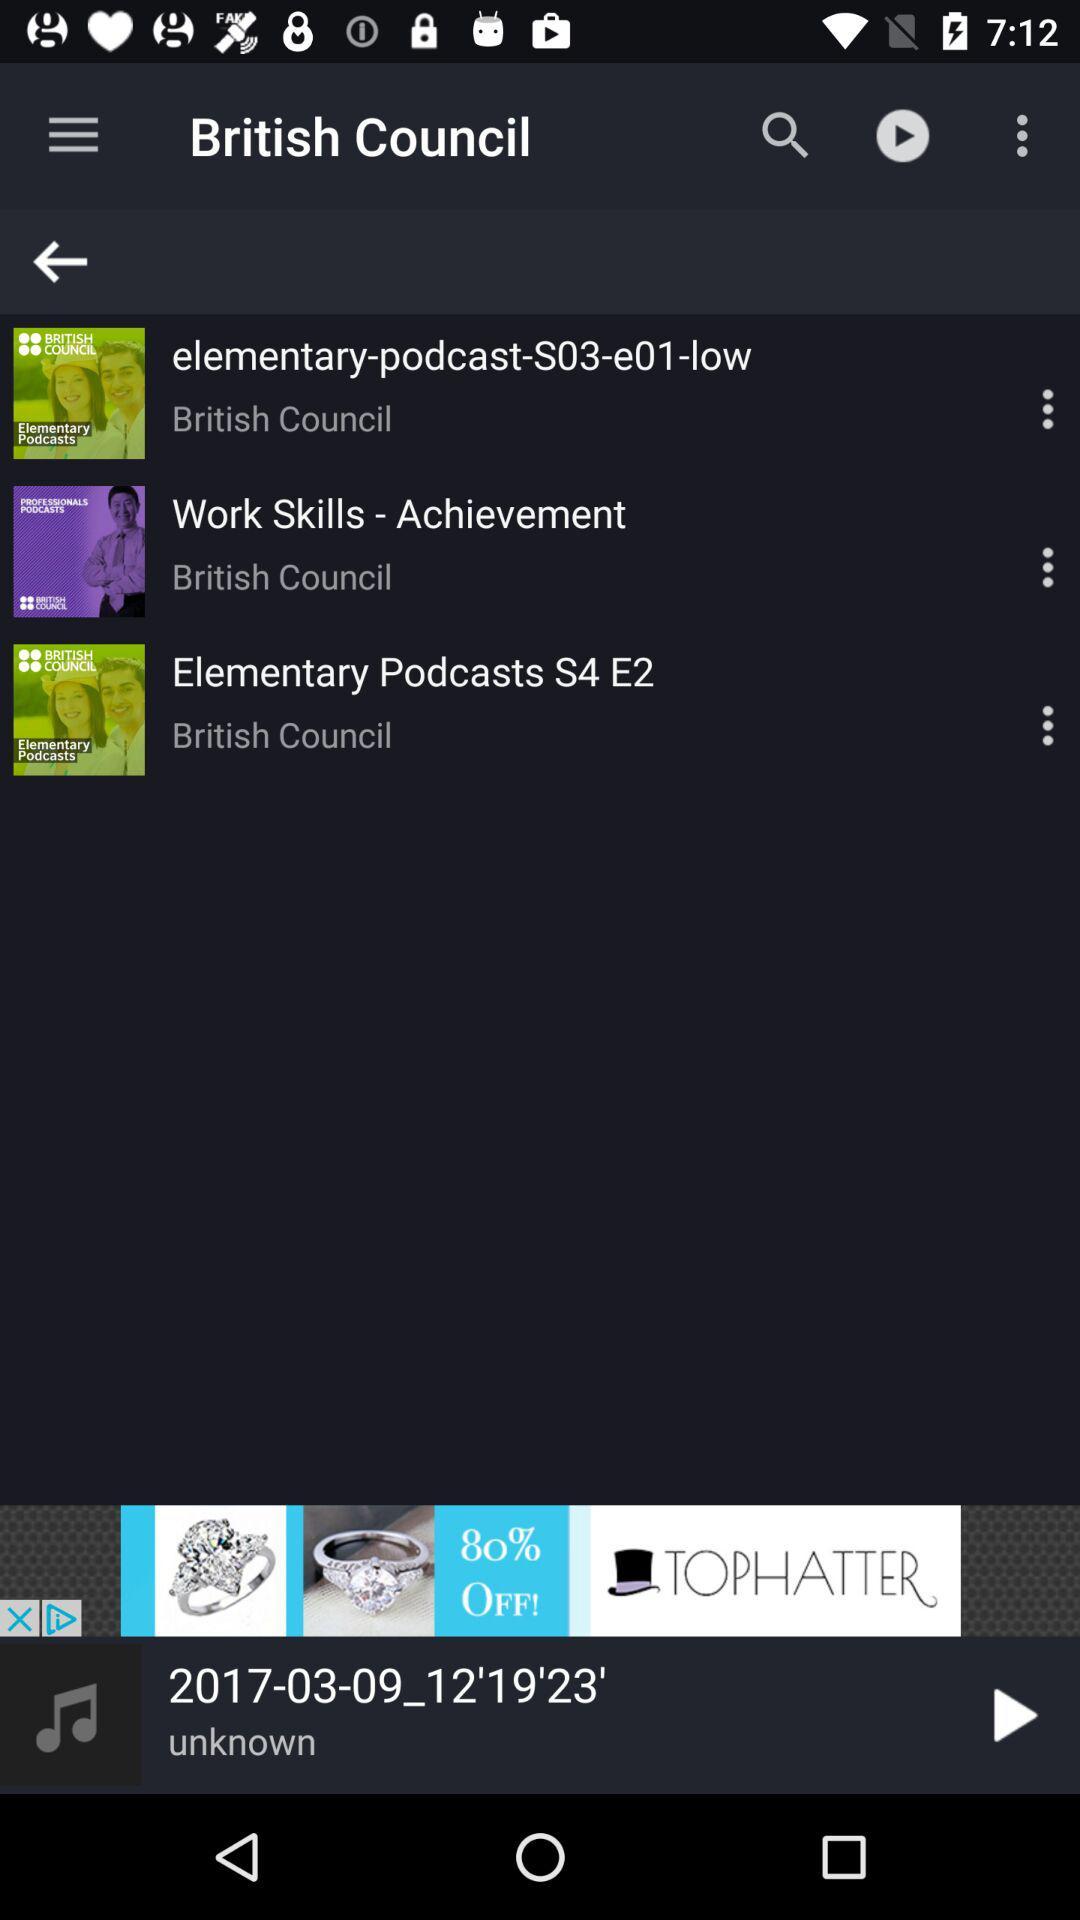  I want to click on go back, so click(549, 260).